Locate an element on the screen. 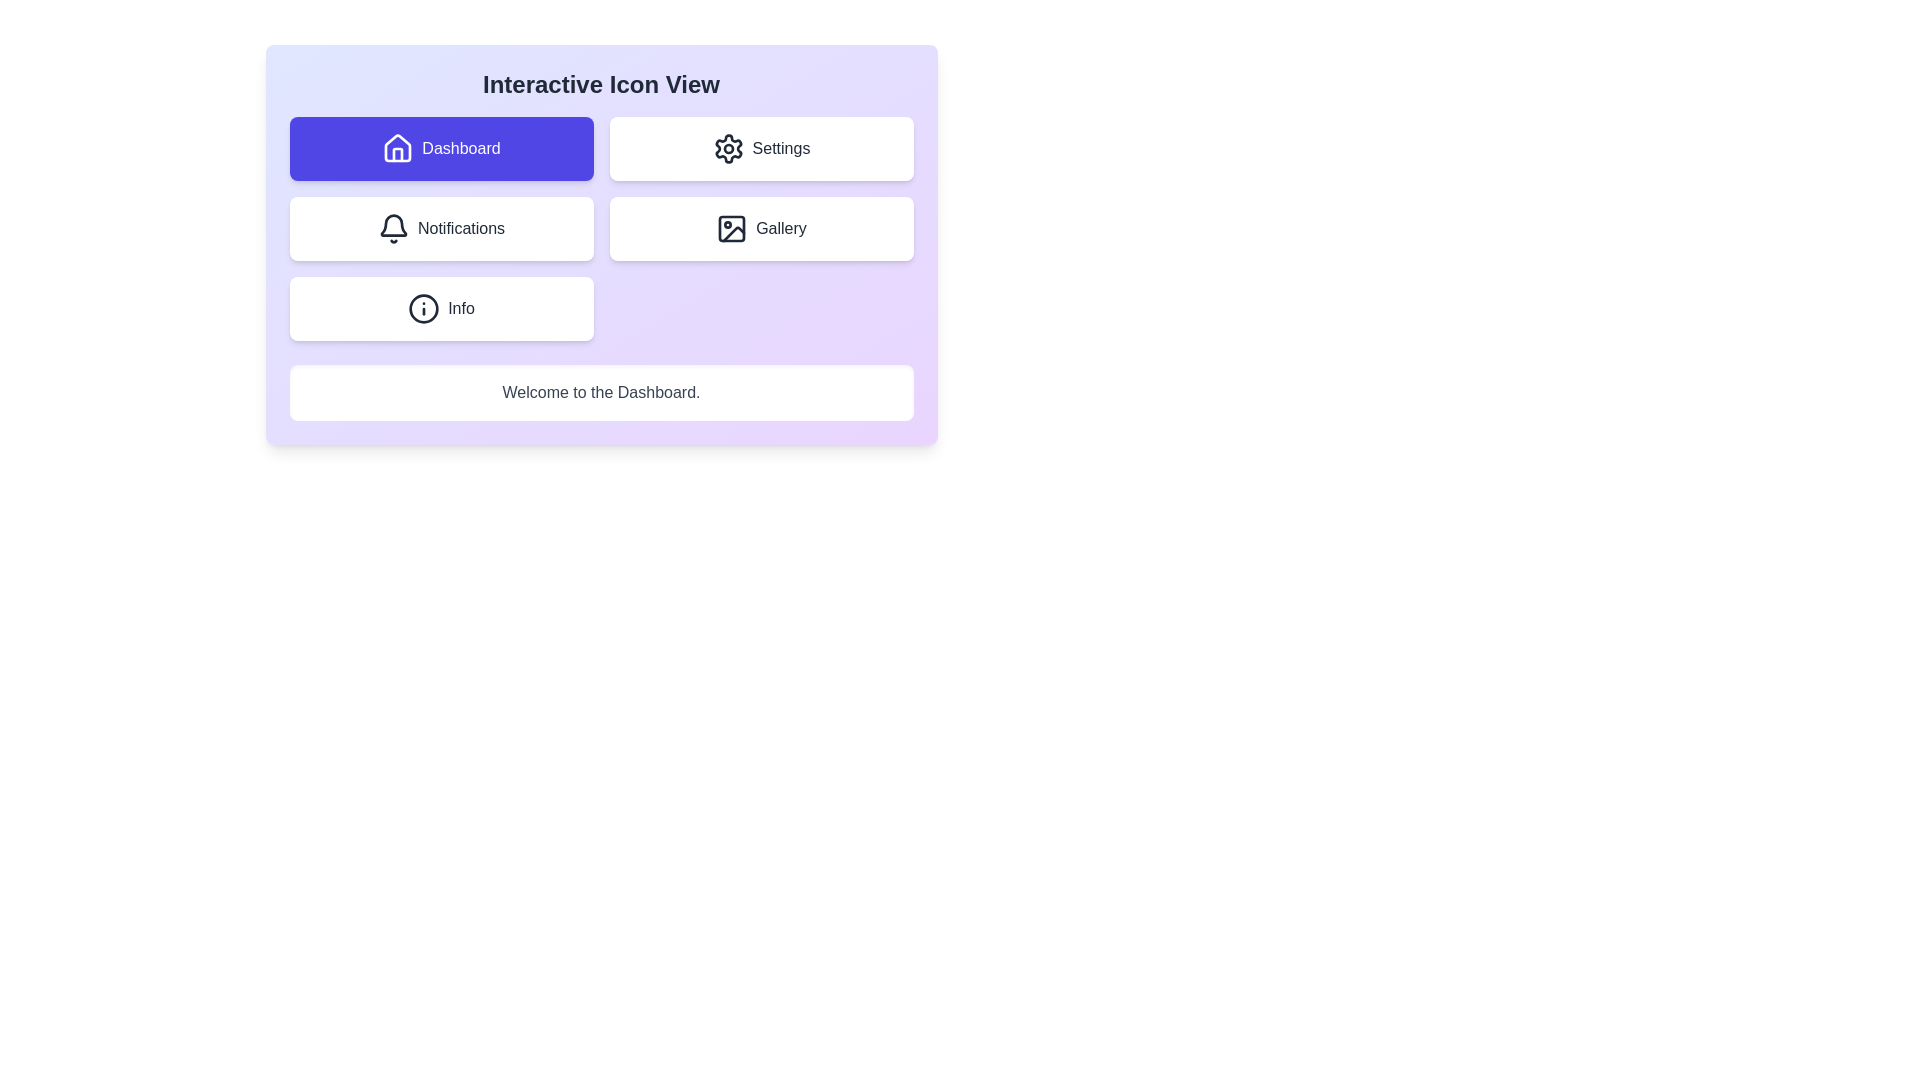 Image resolution: width=1920 pixels, height=1080 pixels. the Label/Text Header that serves as a title or heading for the content section, located above the grid of icons including 'Dashboard', 'Settings', 'Notifications', and 'Gallery' is located at coordinates (600, 83).